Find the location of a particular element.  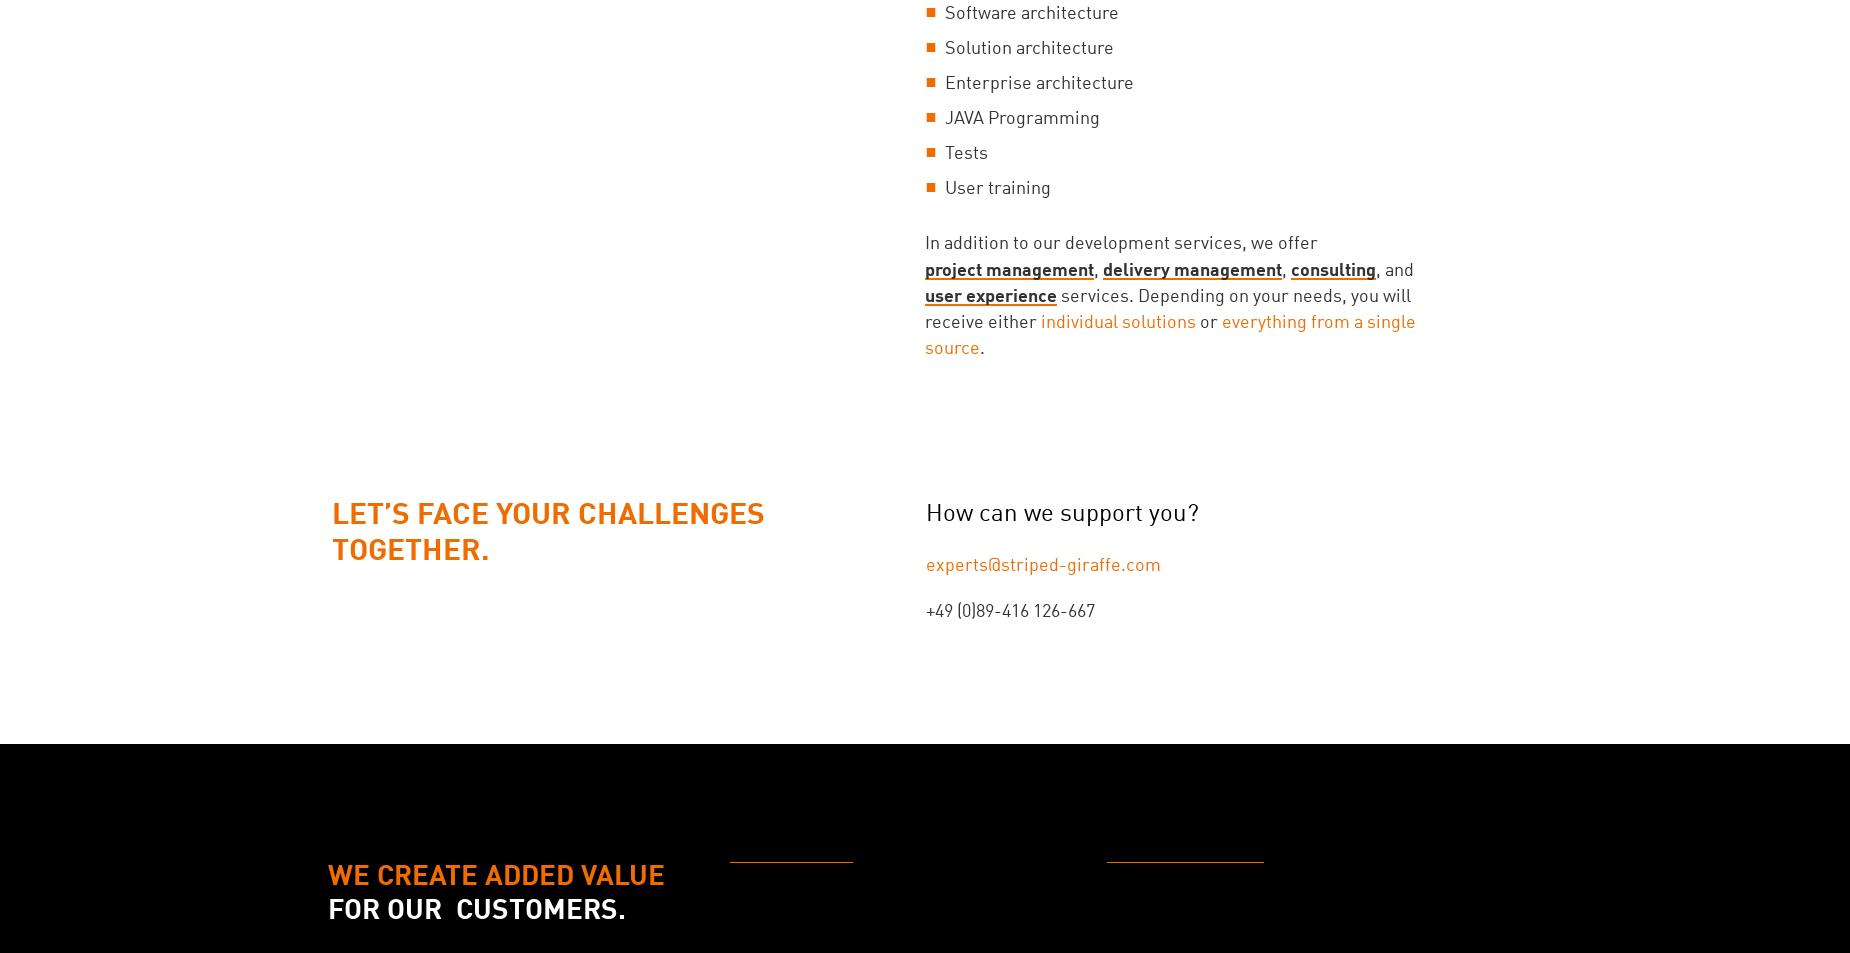

'More Details' is located at coordinates (1104, 839).